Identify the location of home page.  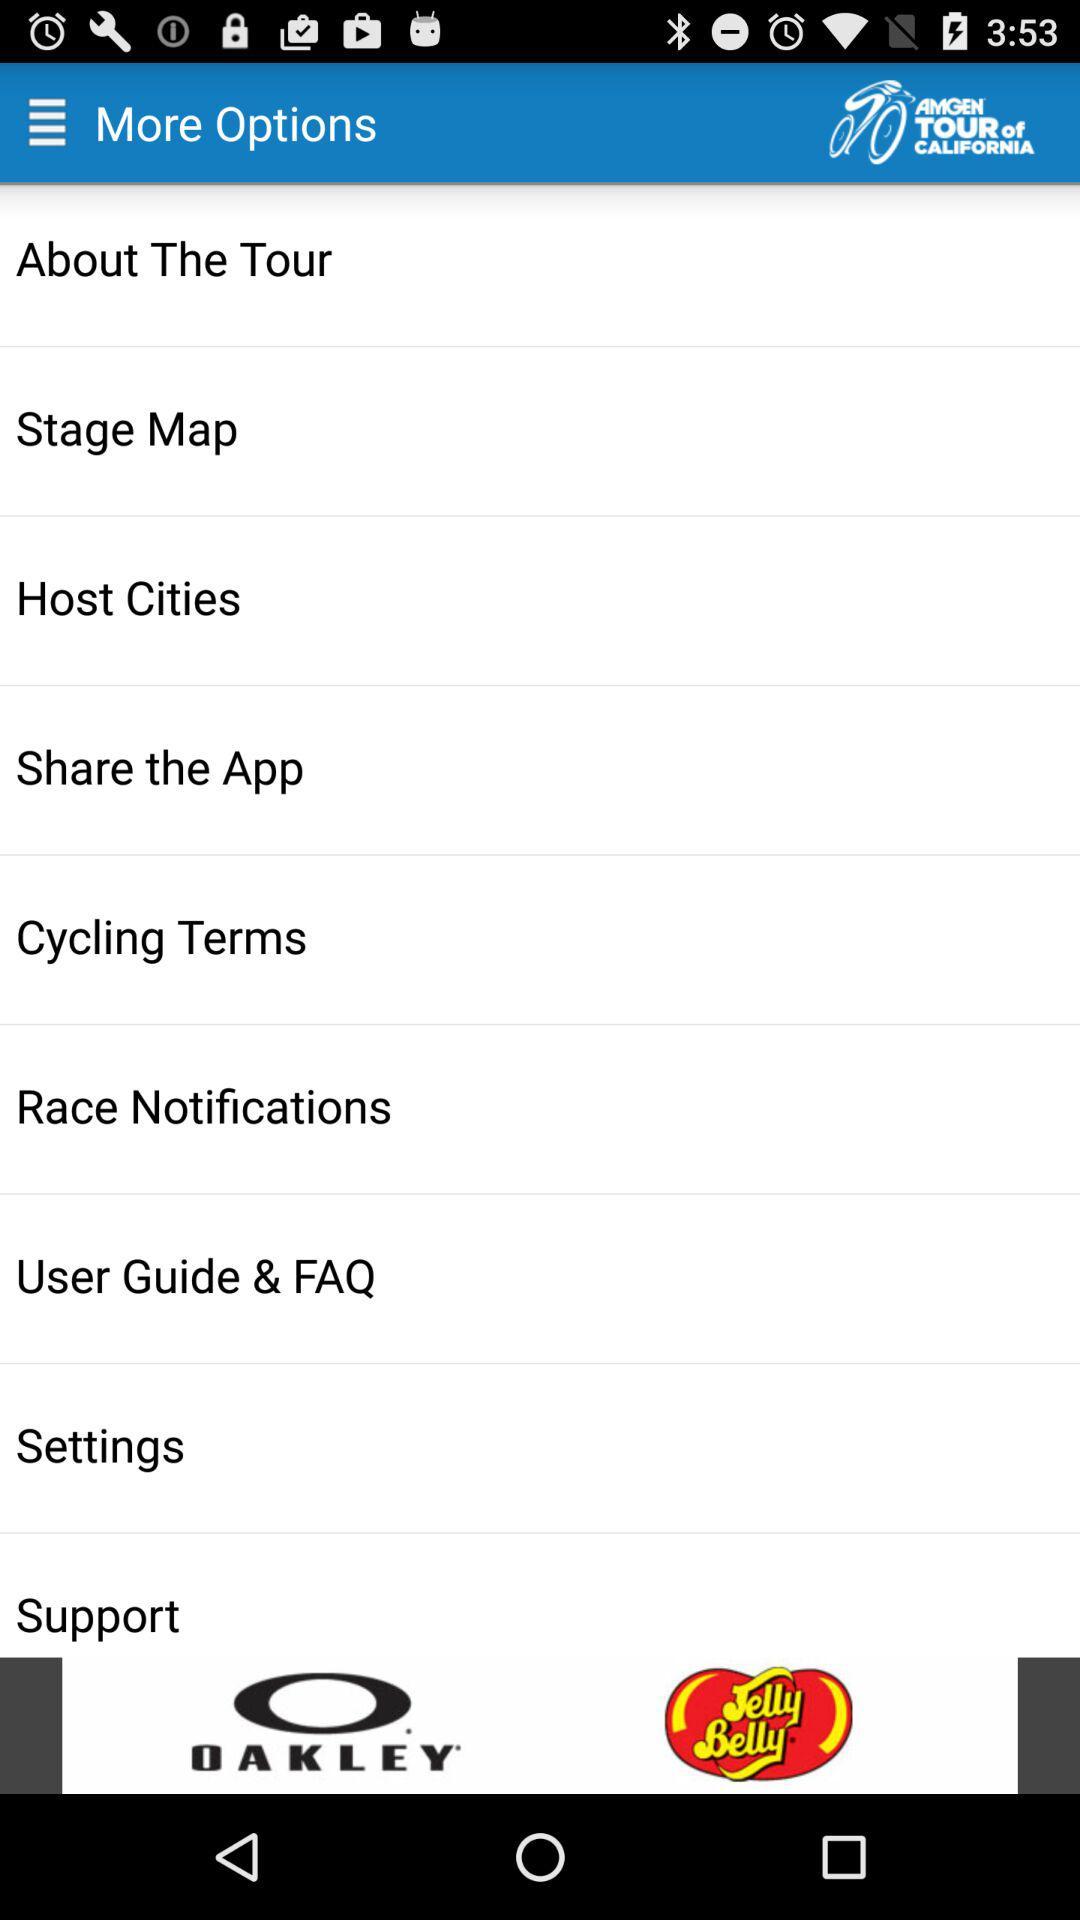
(953, 121).